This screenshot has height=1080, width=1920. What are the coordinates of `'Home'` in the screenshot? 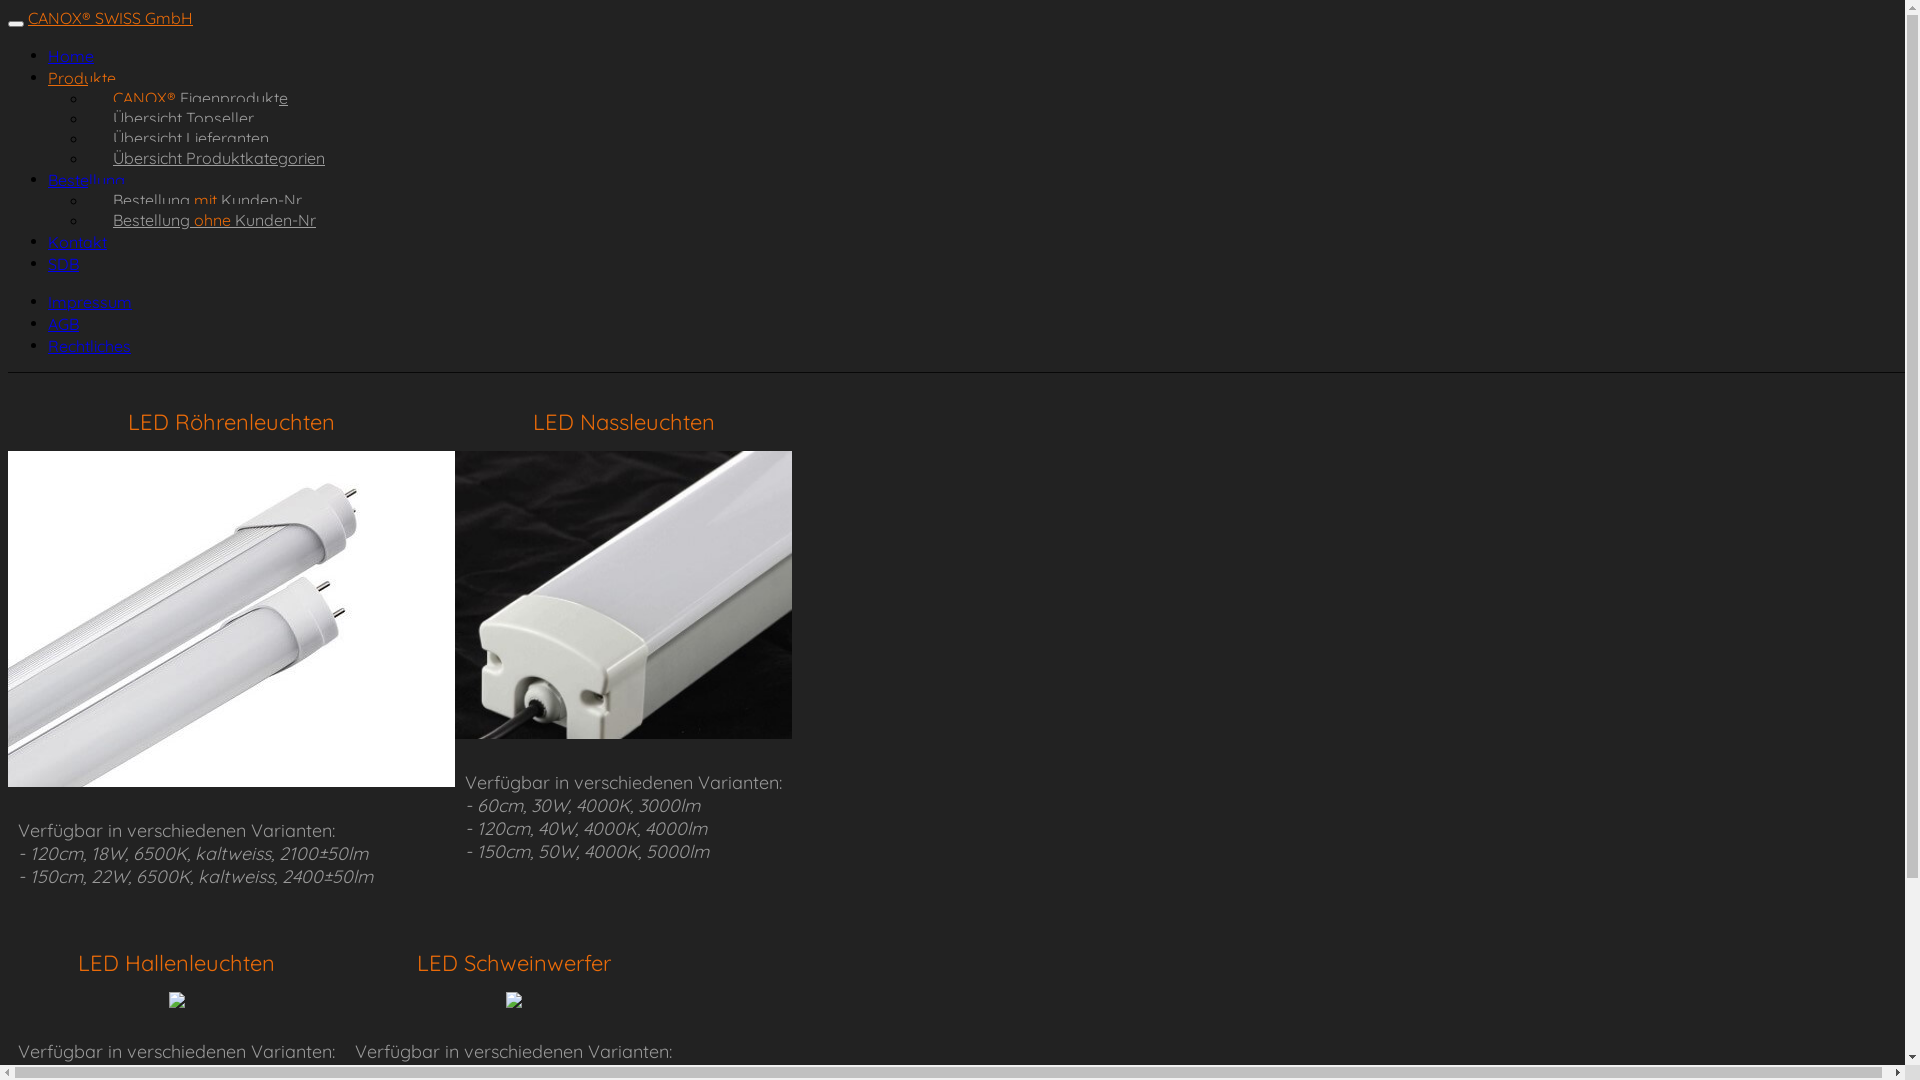 It's located at (71, 55).